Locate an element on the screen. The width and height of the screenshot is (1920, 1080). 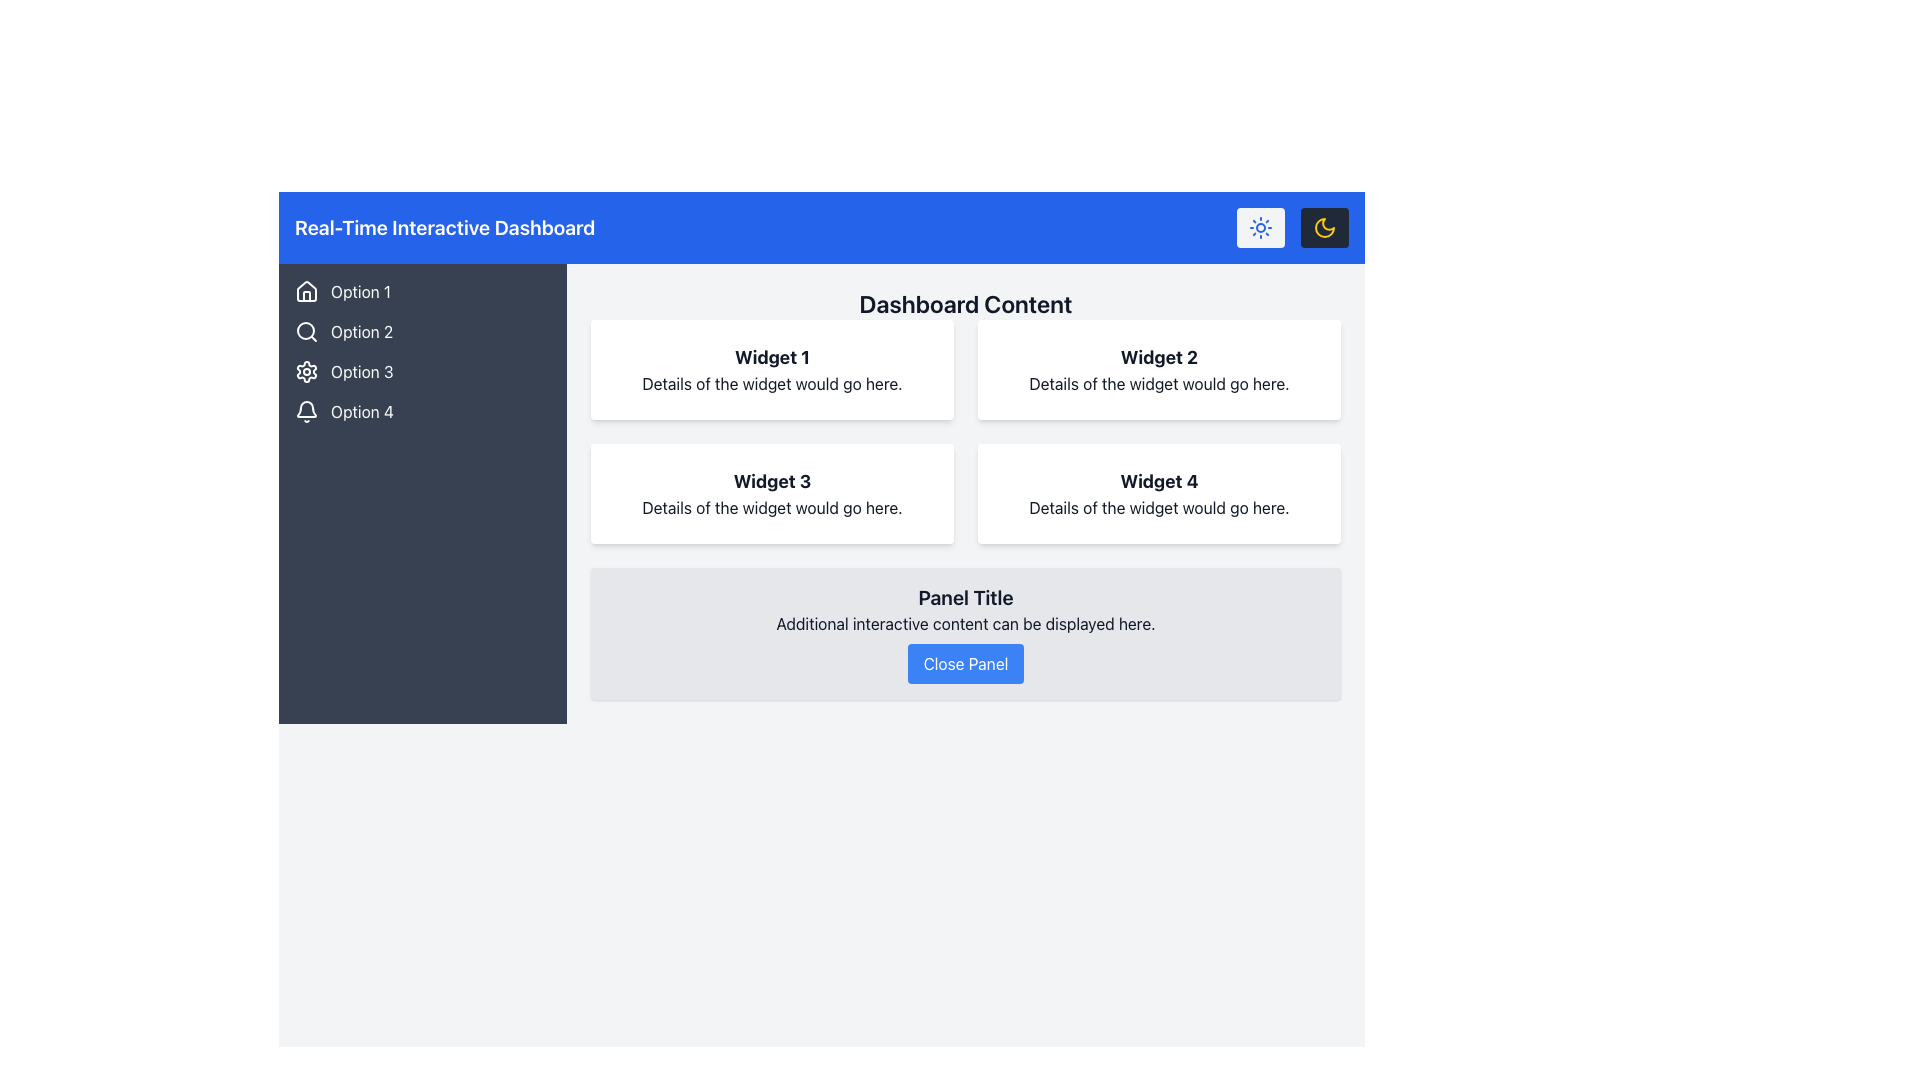
the theme toggle button located on the right side of the blue navigational header bar is located at coordinates (1292, 226).